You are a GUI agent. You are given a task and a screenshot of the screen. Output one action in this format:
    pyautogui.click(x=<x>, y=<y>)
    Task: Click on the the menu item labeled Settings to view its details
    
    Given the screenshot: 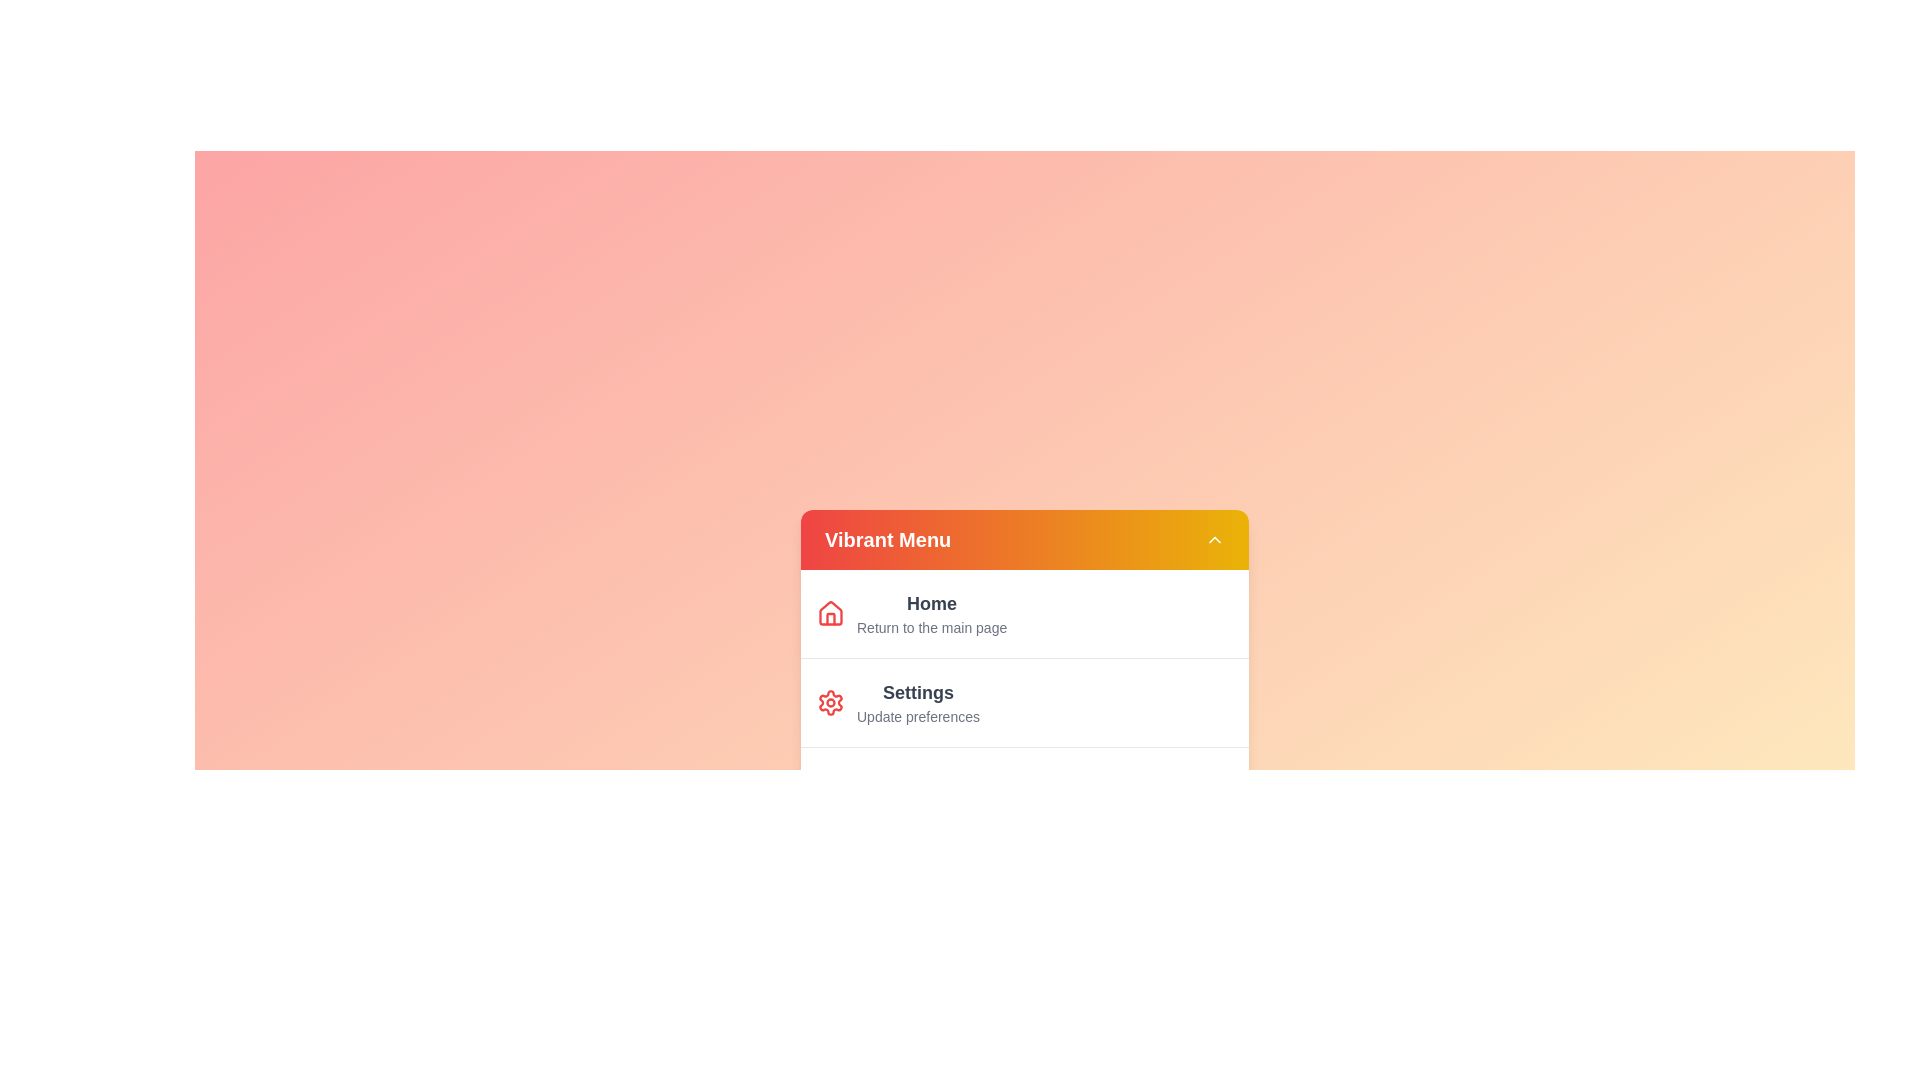 What is the action you would take?
    pyautogui.click(x=930, y=701)
    